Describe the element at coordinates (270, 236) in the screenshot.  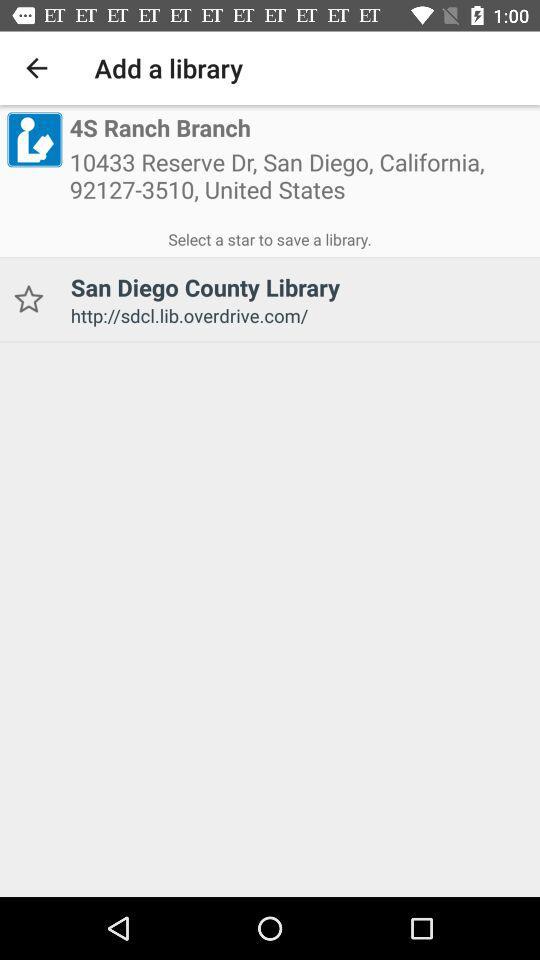
I see `select a star` at that location.